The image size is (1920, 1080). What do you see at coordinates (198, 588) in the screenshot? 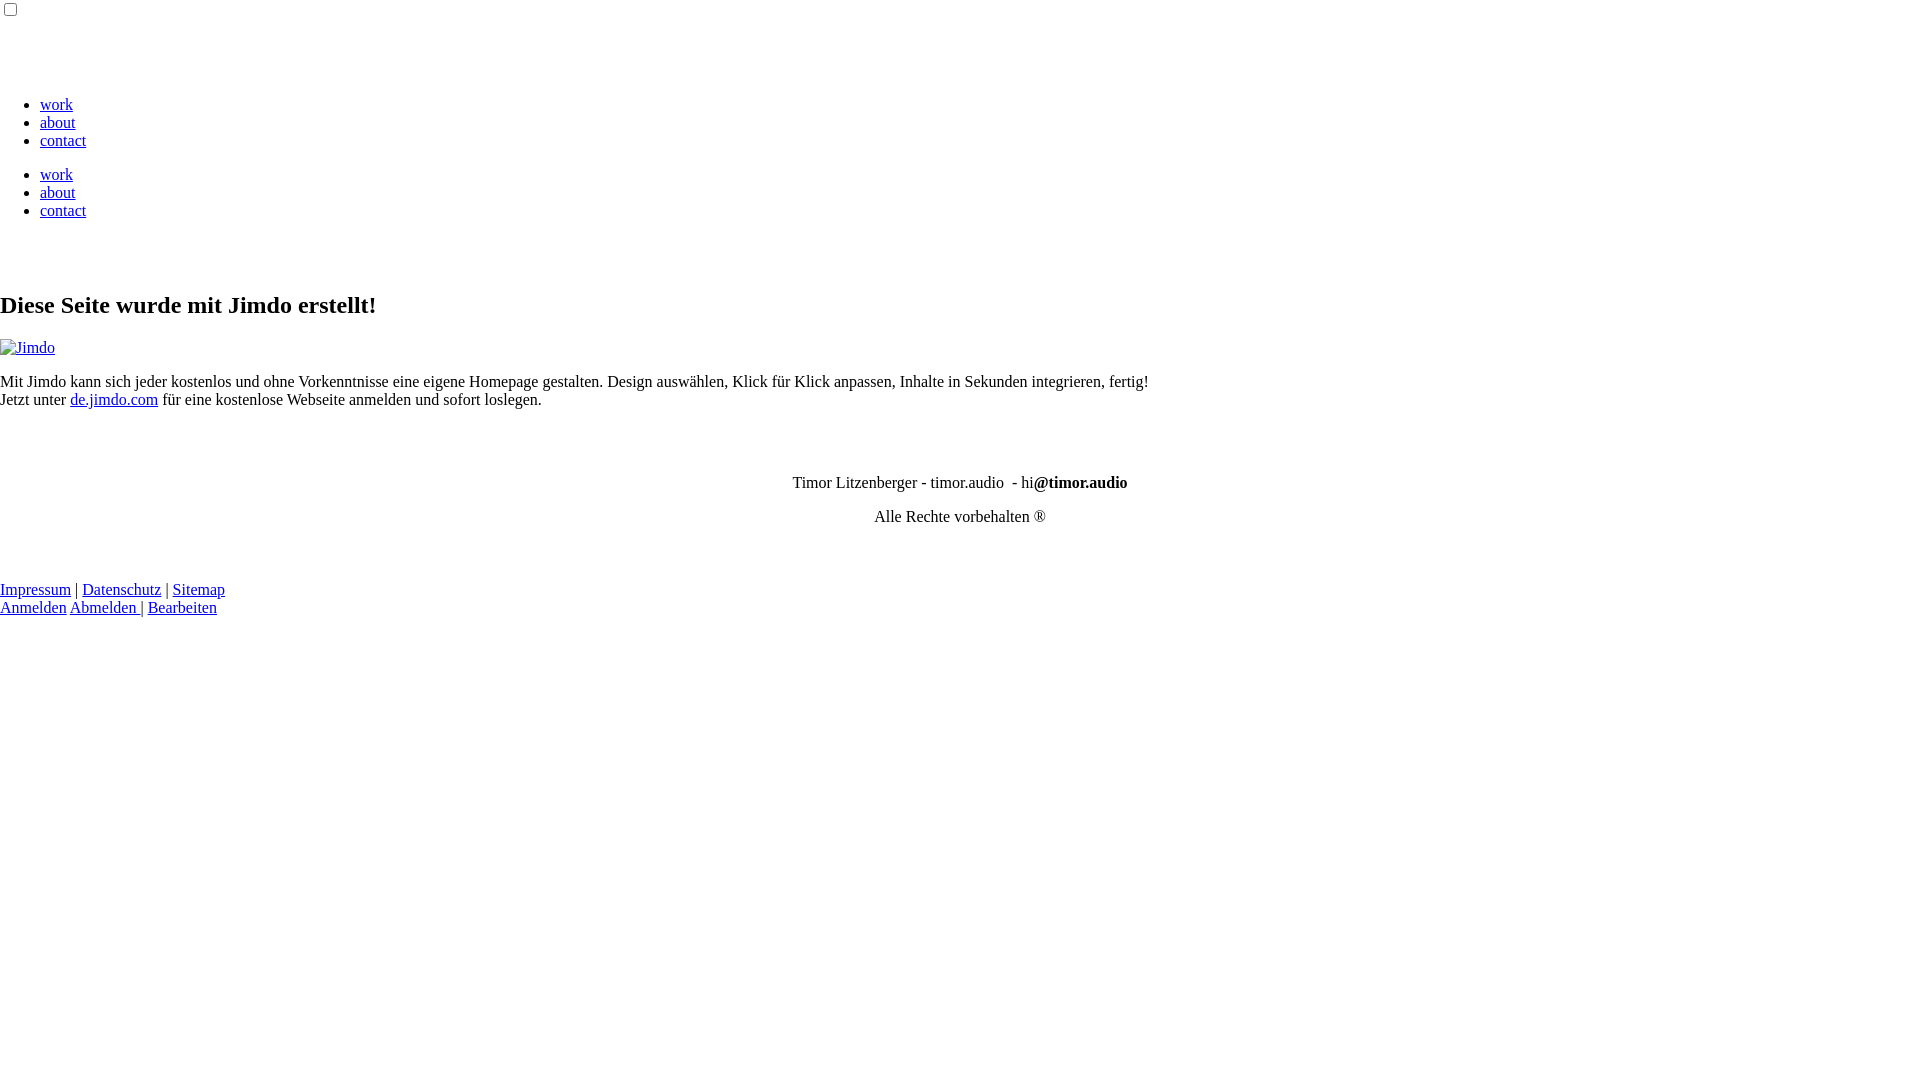
I see `'Sitemap'` at bounding box center [198, 588].